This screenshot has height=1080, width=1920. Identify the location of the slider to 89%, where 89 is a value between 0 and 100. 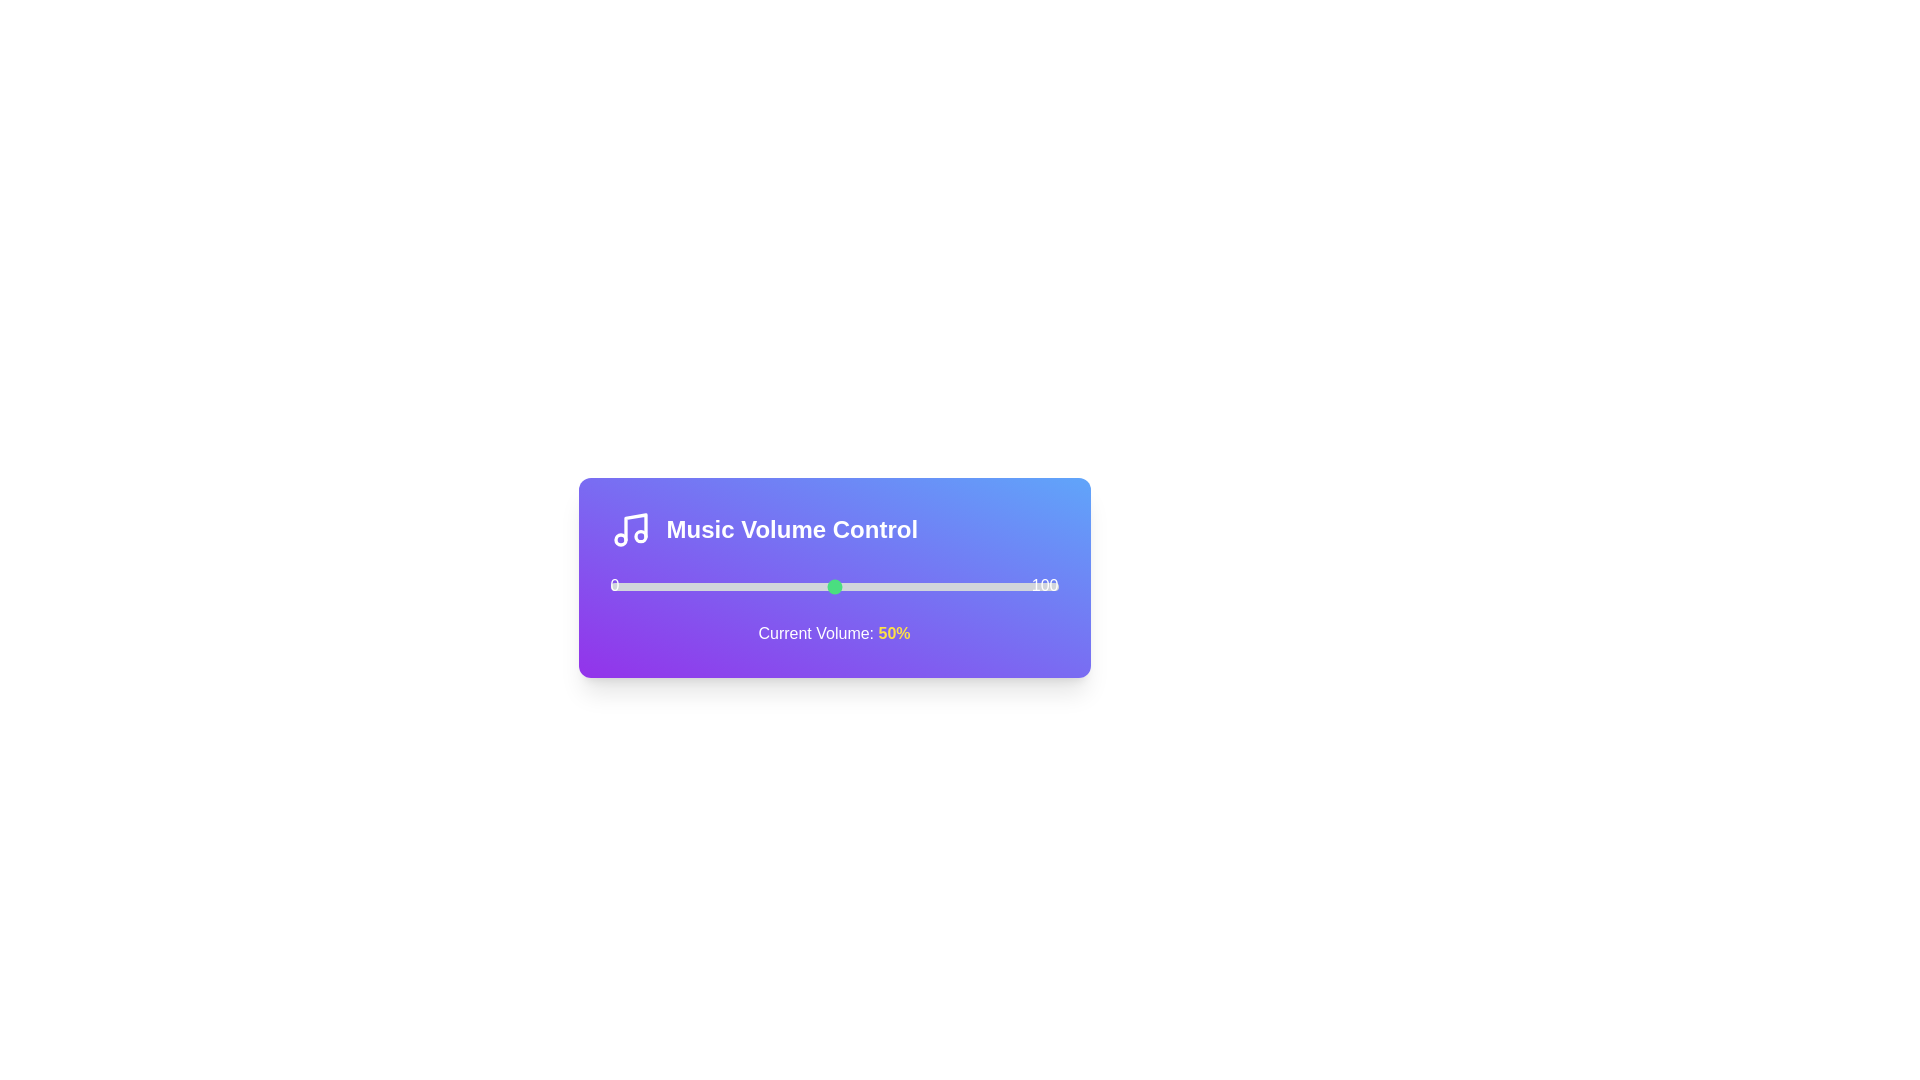
(1009, 585).